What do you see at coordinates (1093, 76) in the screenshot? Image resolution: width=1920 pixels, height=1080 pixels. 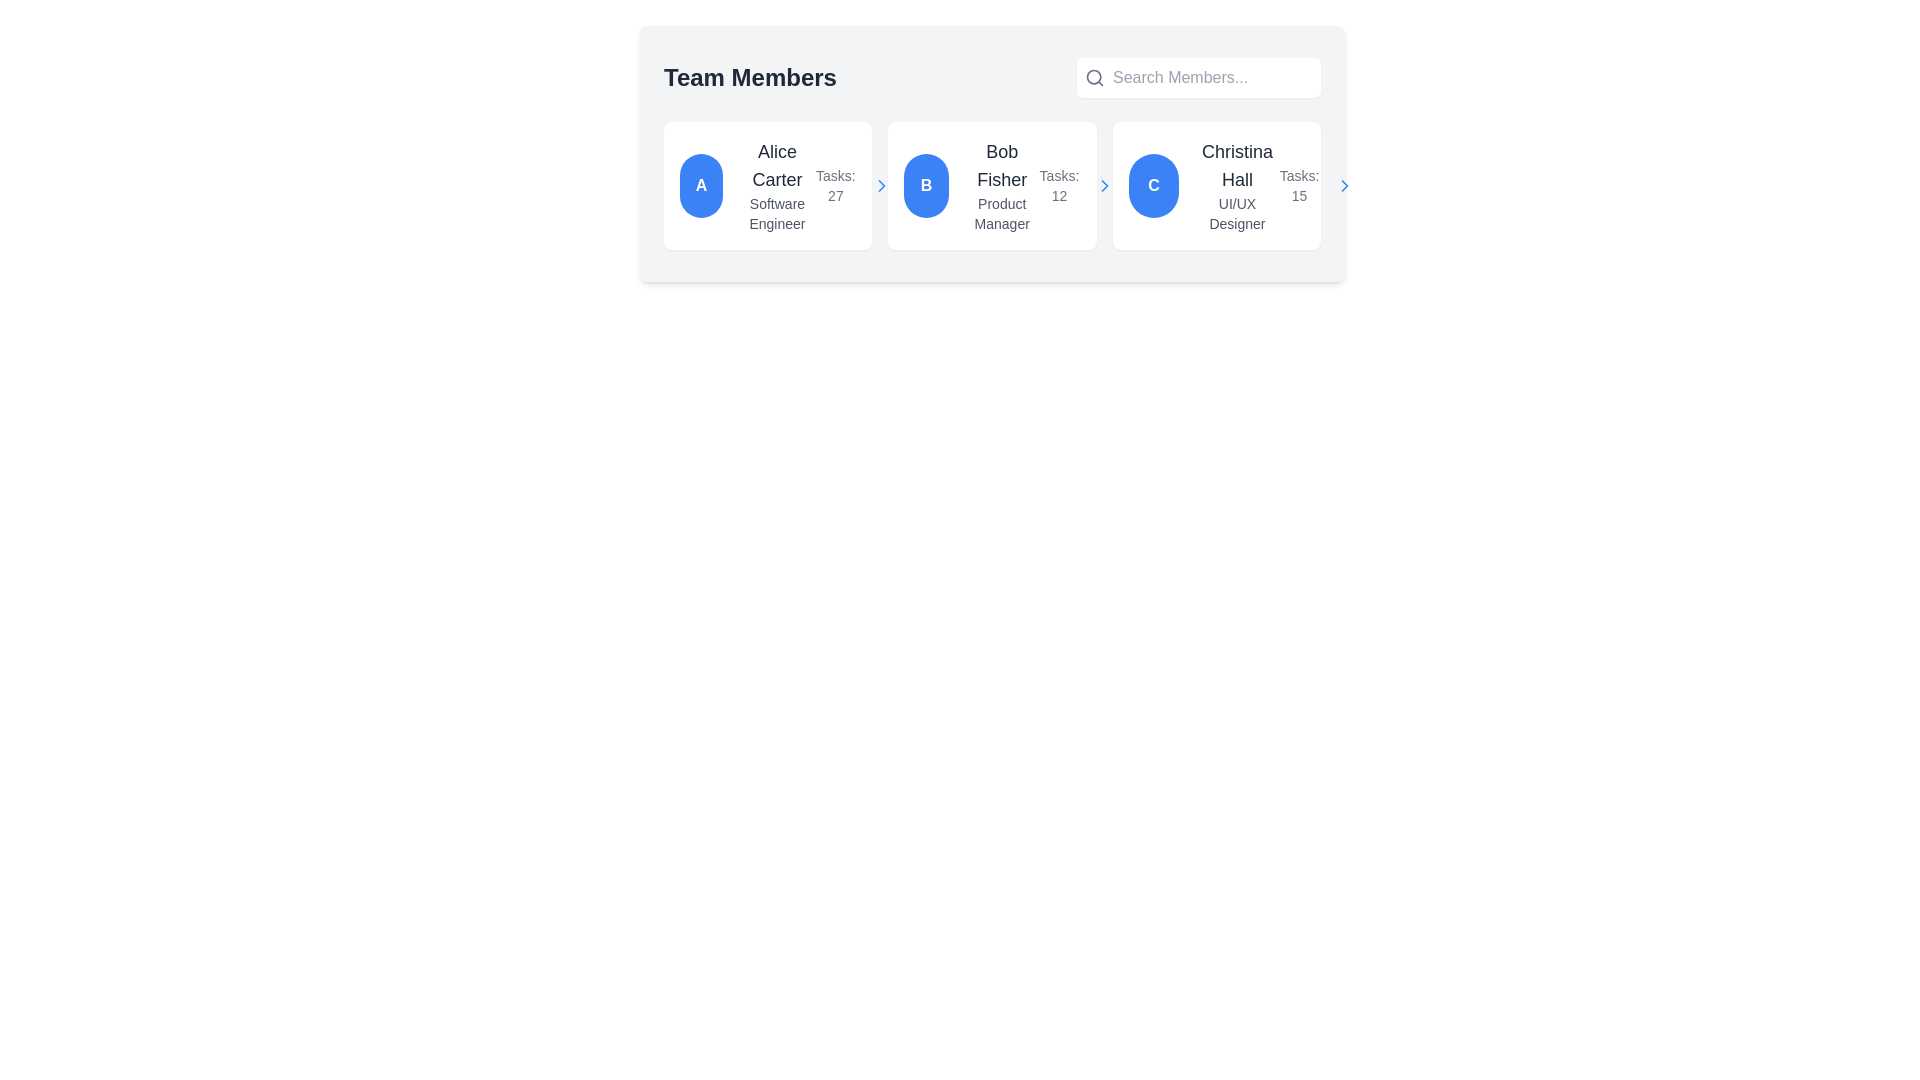 I see `the Circle element that is part of the search icon located at the top-right corner of the interface, adjacent to the 'Search Members...' text input box` at bounding box center [1093, 76].